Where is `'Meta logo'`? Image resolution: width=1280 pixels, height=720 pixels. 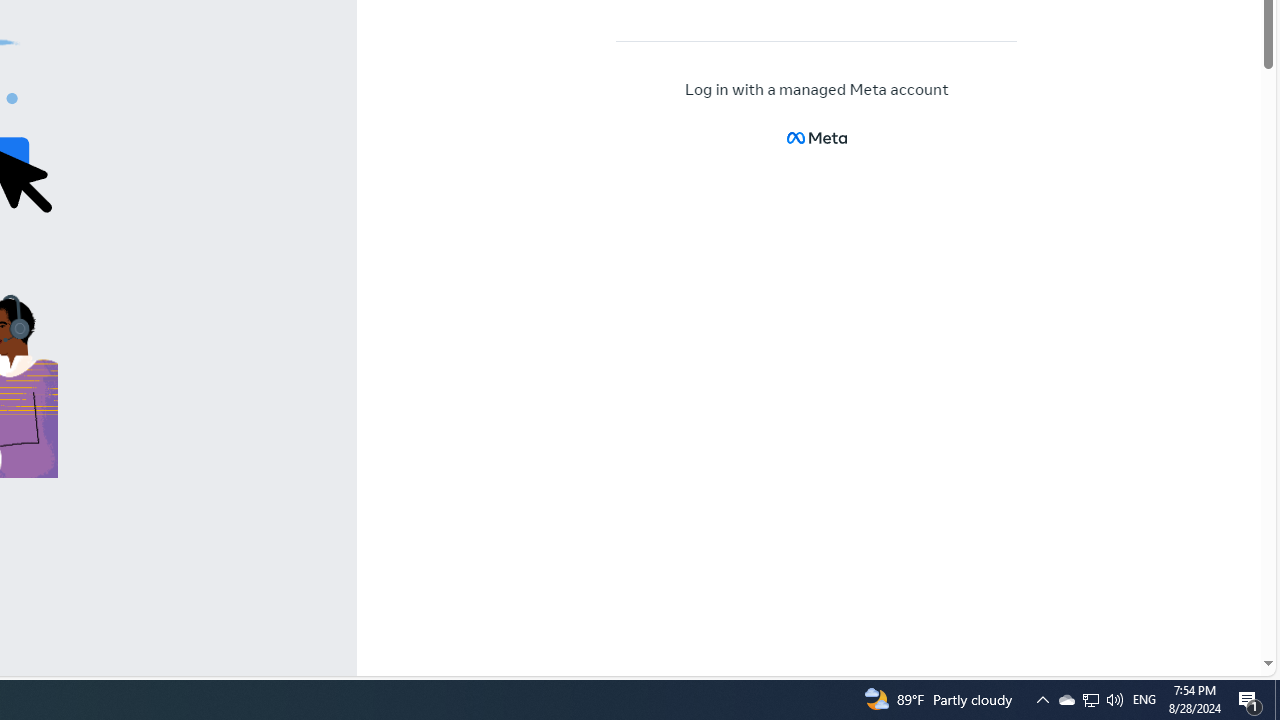
'Meta logo' is located at coordinates (816, 137).